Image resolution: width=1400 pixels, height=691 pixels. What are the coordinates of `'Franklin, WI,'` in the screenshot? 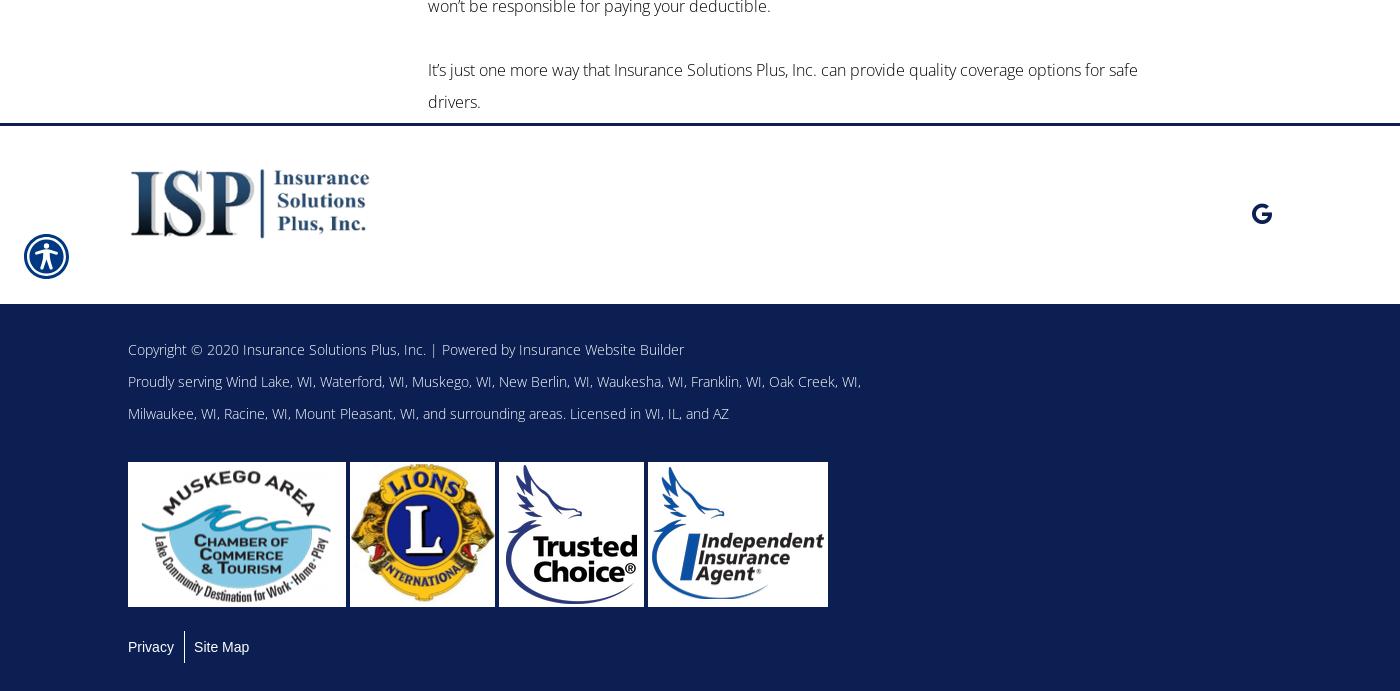 It's located at (729, 379).